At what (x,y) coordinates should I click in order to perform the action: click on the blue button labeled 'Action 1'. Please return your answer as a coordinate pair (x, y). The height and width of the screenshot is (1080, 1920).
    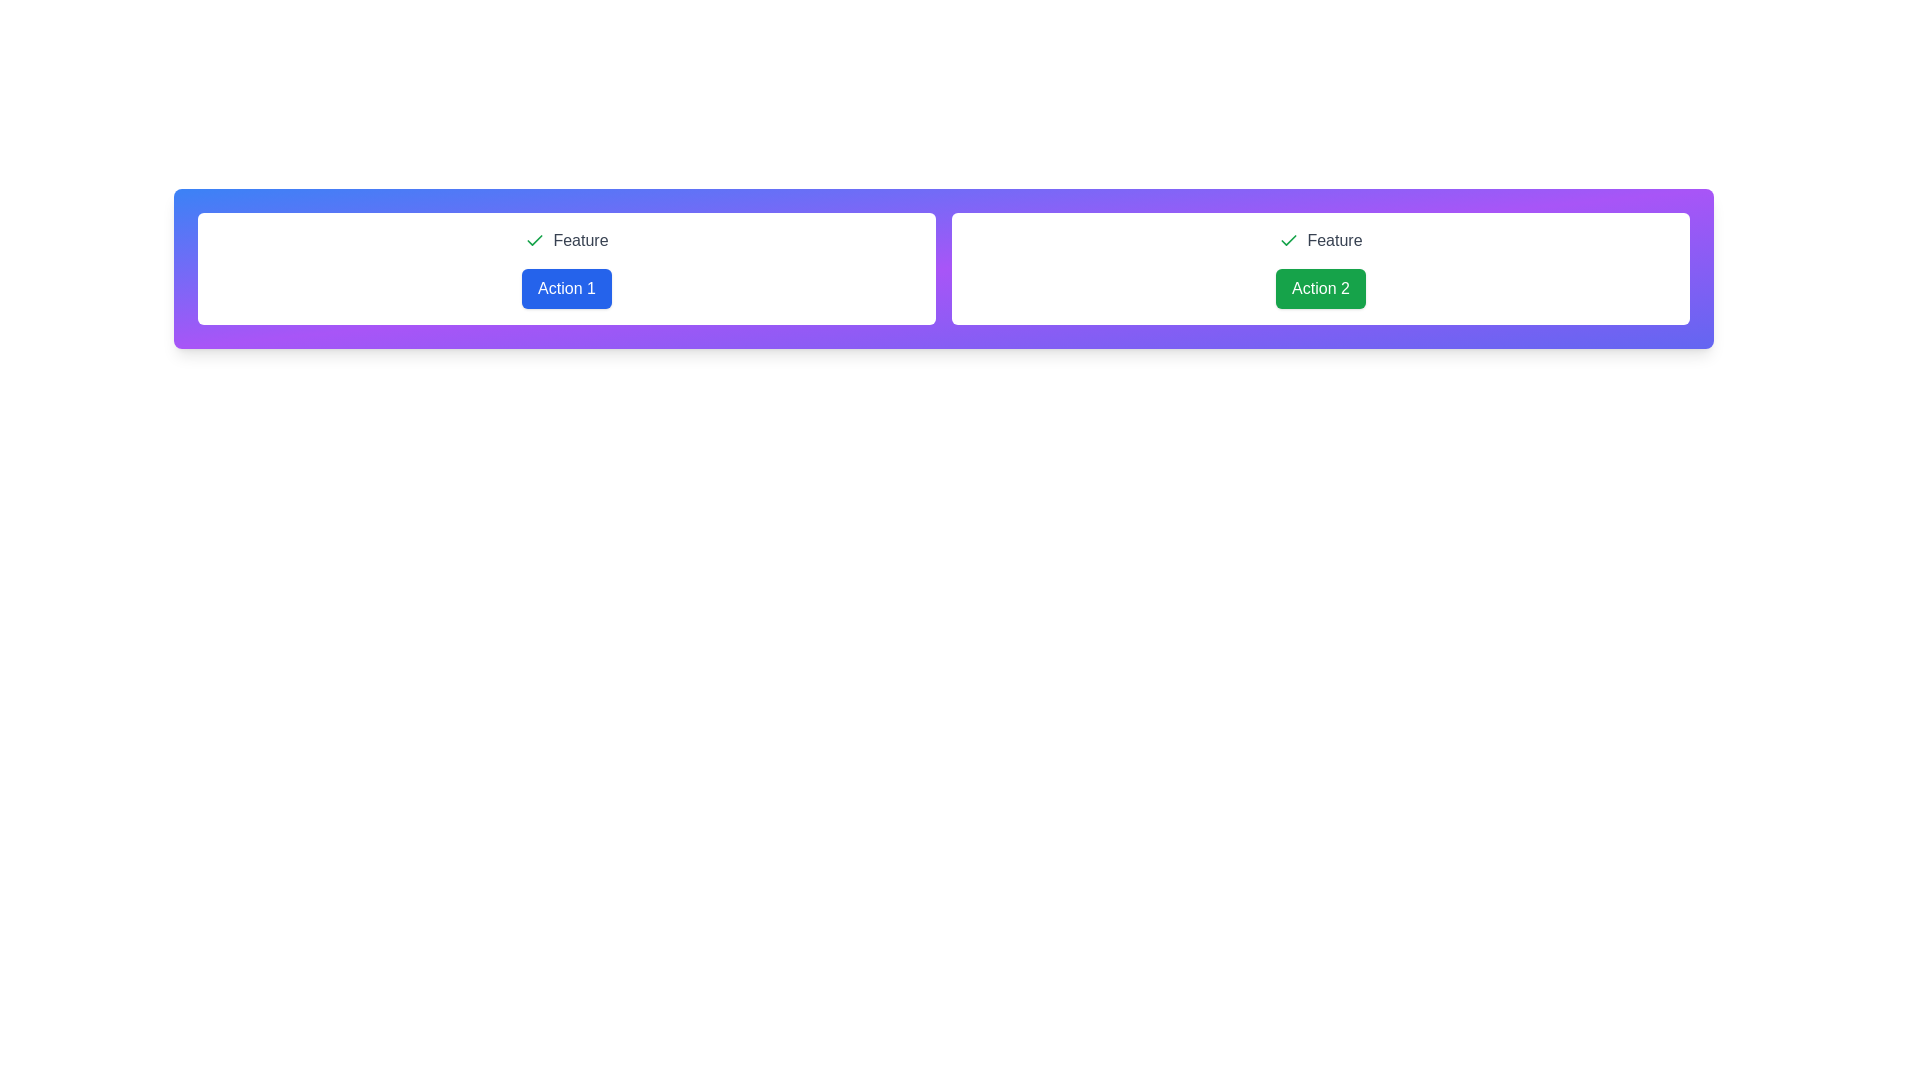
    Looking at the image, I should click on (565, 289).